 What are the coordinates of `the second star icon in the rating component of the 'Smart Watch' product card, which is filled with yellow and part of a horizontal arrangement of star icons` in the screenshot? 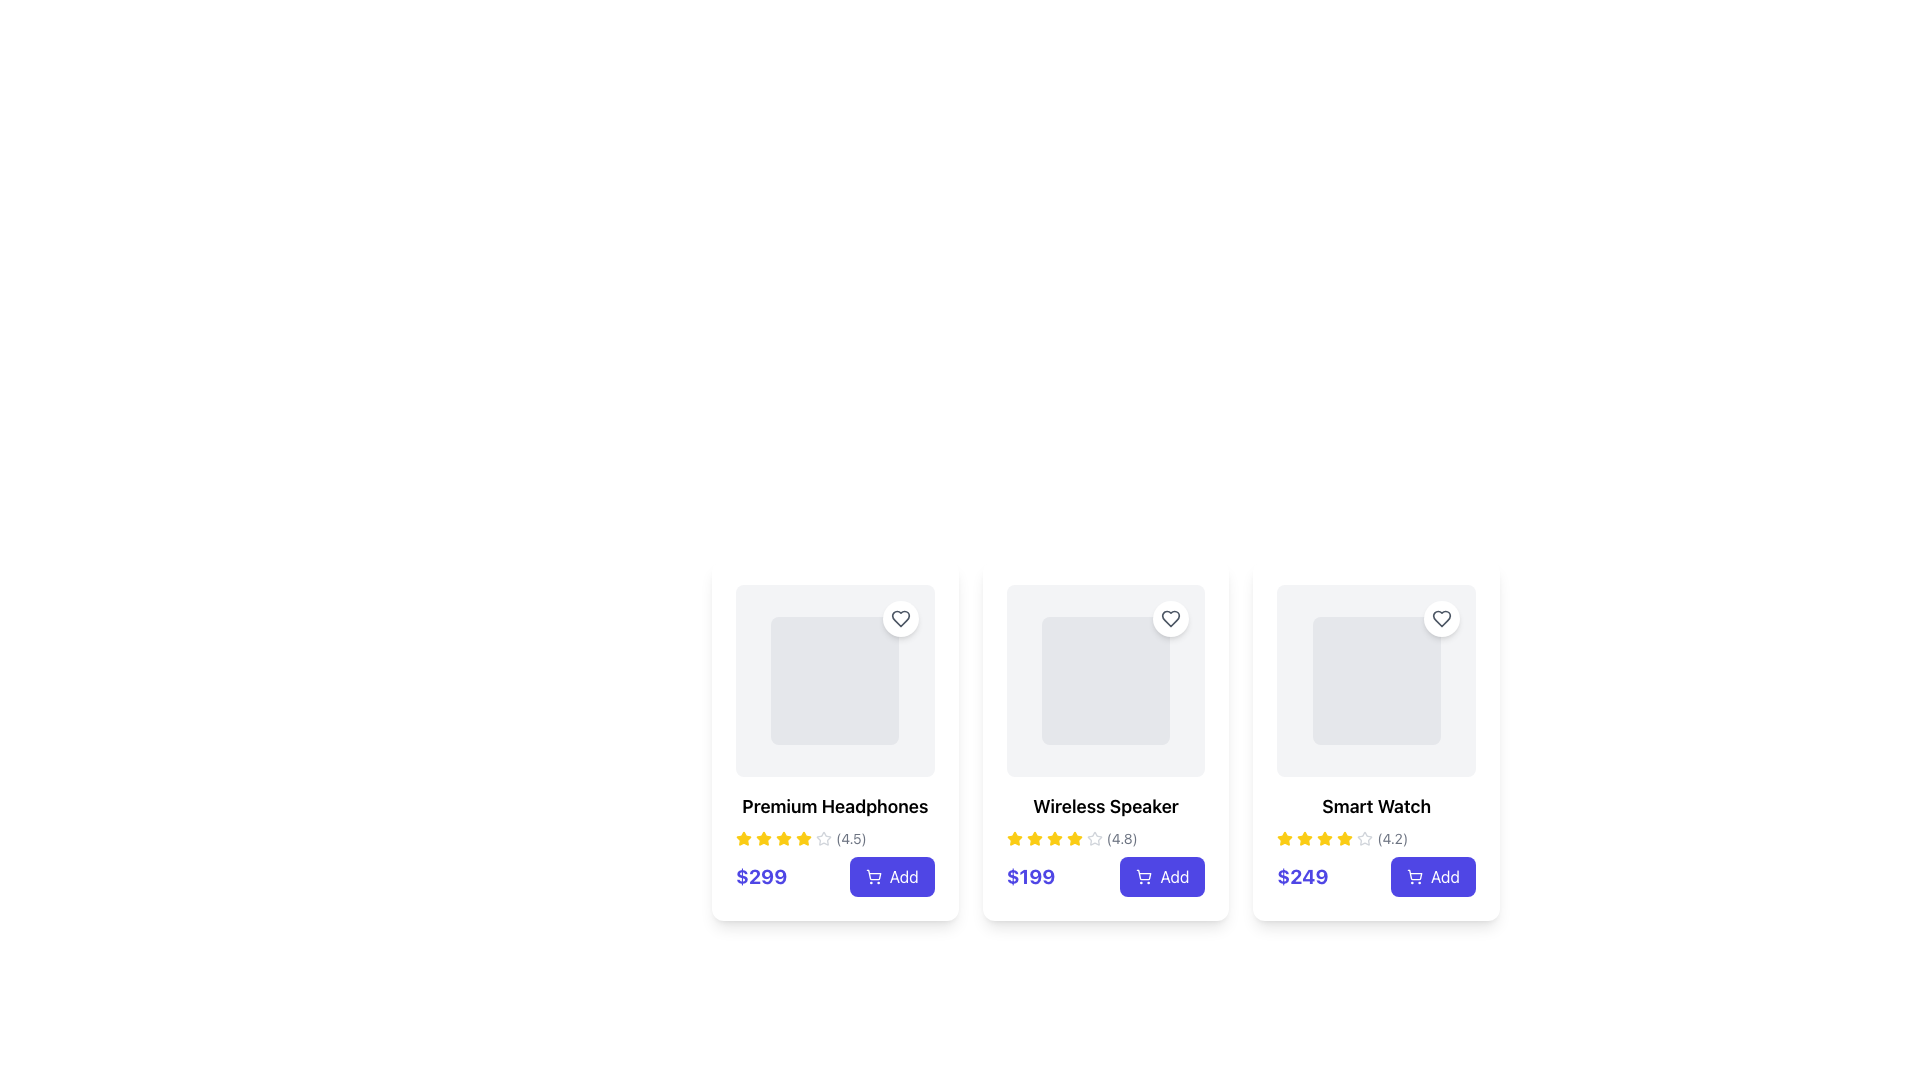 It's located at (1325, 838).